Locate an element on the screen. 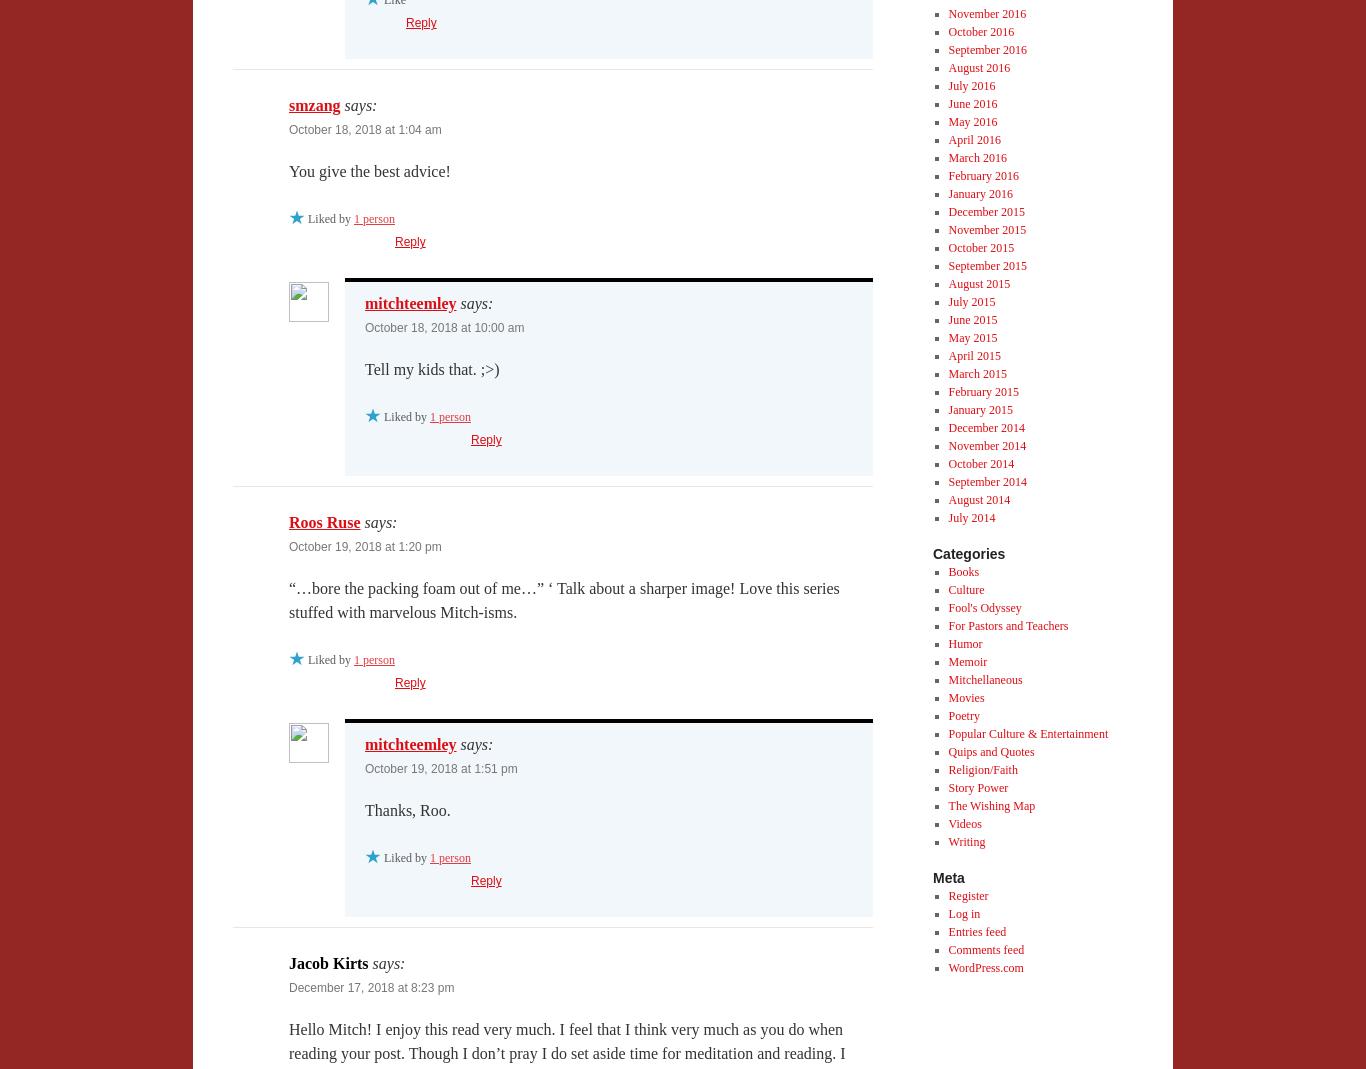  'January 2016' is located at coordinates (979, 192).